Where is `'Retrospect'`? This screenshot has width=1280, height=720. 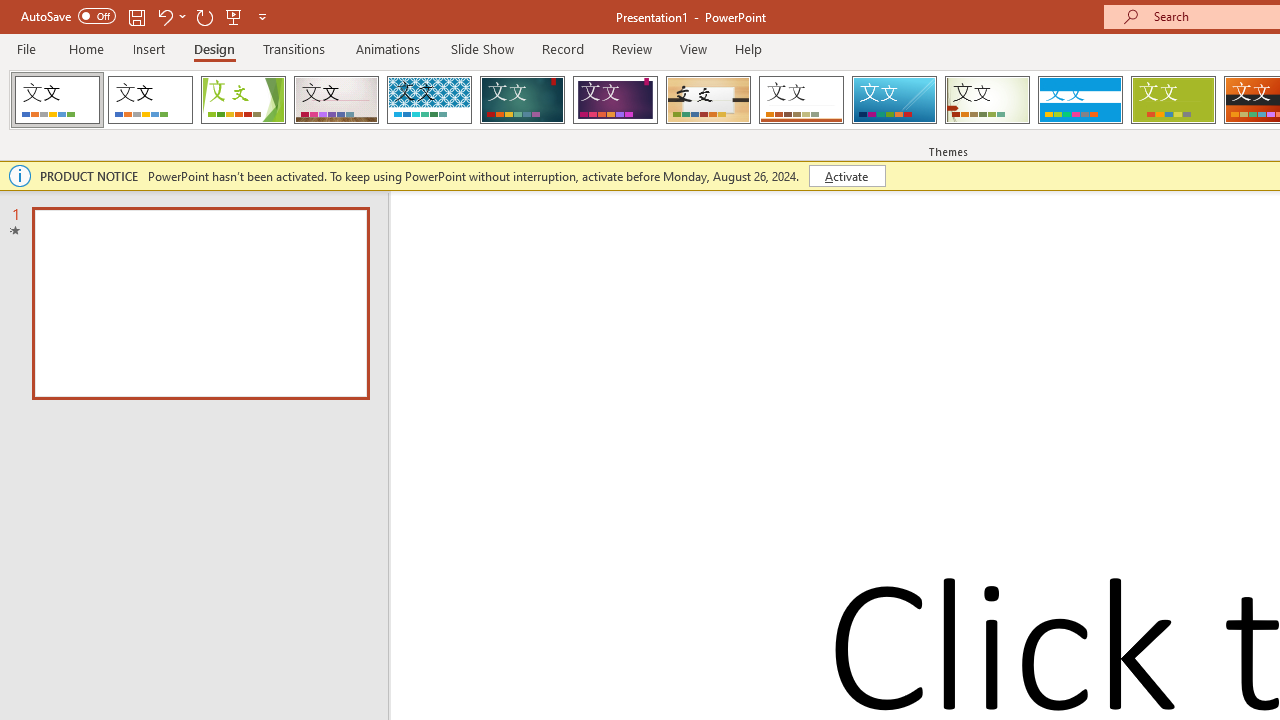 'Retrospect' is located at coordinates (801, 100).